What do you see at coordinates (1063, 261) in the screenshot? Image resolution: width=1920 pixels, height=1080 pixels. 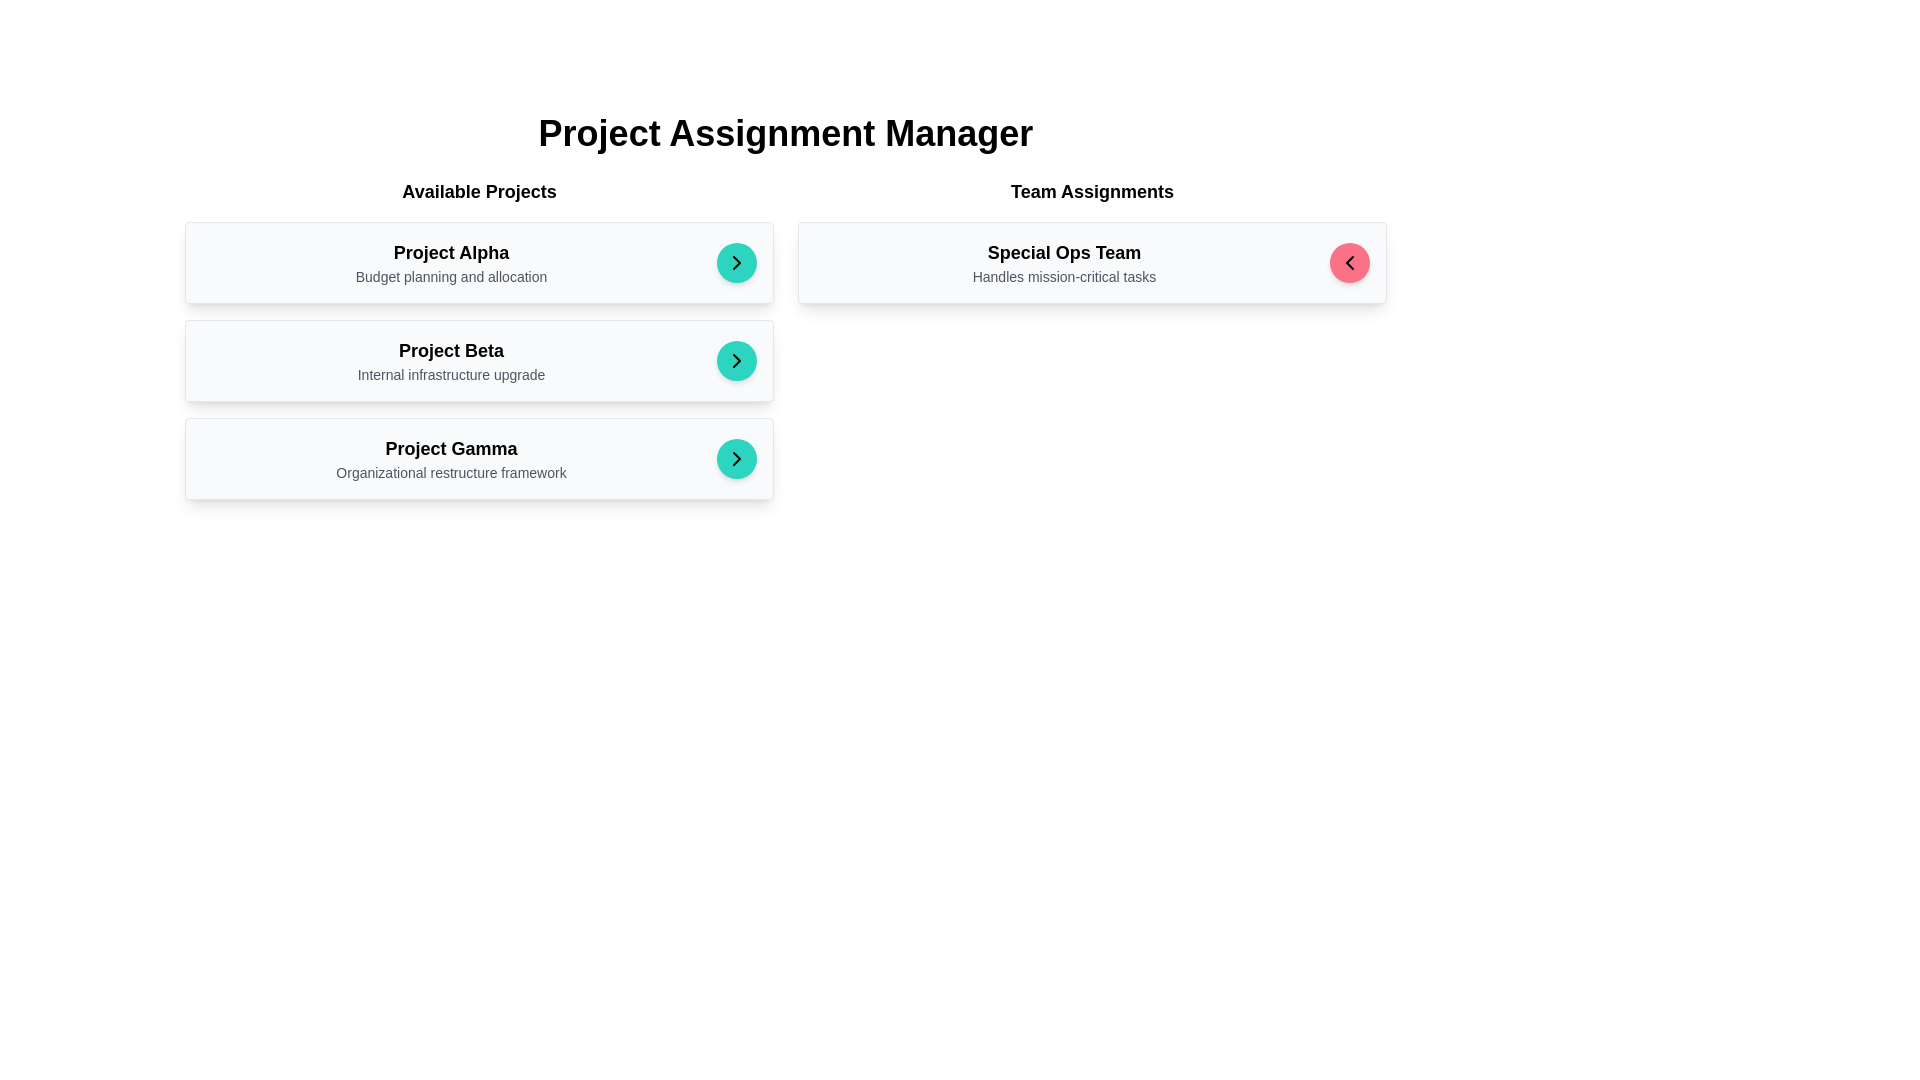 I see `the text label displaying 'Special Ops Team' and its subtitle 'Handles mission-critical tasks', which is positioned under the 'Team Assignments' section and next to a circular button with a left-pointing arrow icon` at bounding box center [1063, 261].